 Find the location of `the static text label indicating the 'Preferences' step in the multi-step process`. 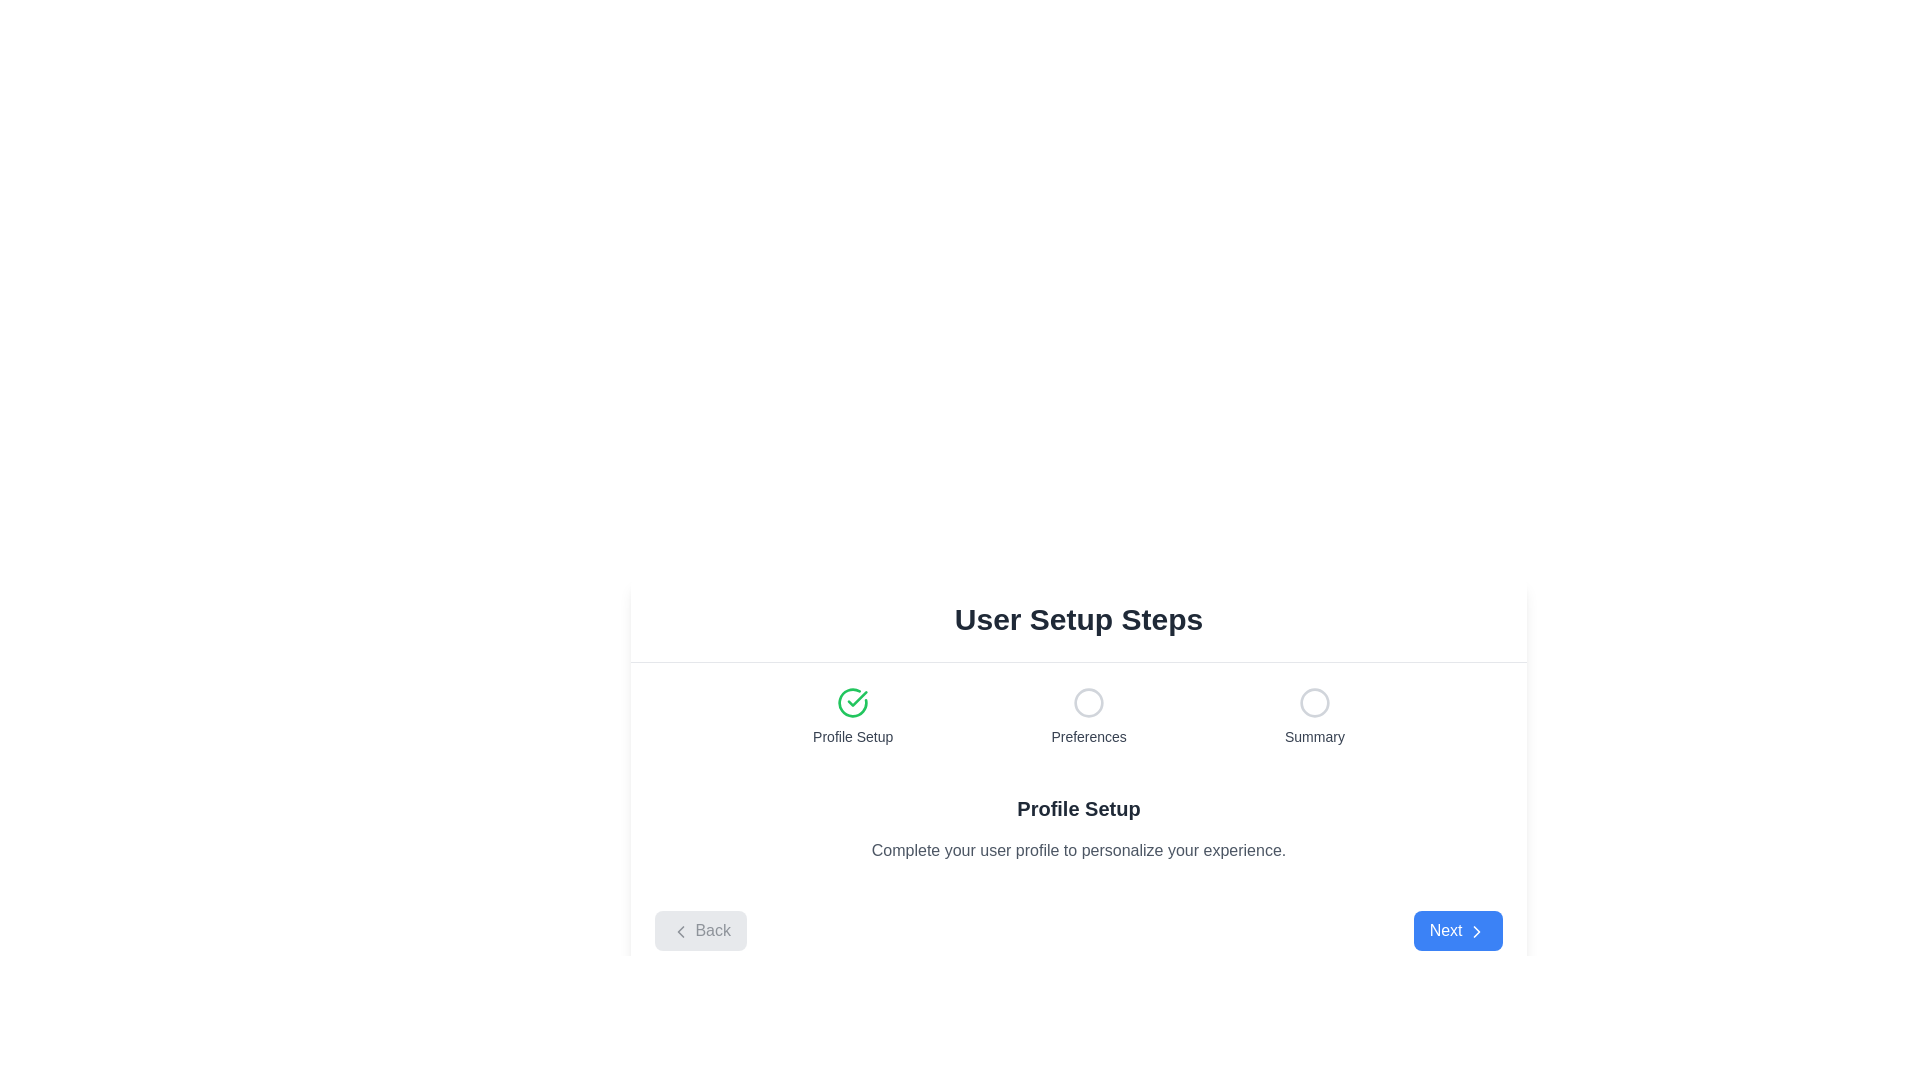

the static text label indicating the 'Preferences' step in the multi-step process is located at coordinates (1088, 736).